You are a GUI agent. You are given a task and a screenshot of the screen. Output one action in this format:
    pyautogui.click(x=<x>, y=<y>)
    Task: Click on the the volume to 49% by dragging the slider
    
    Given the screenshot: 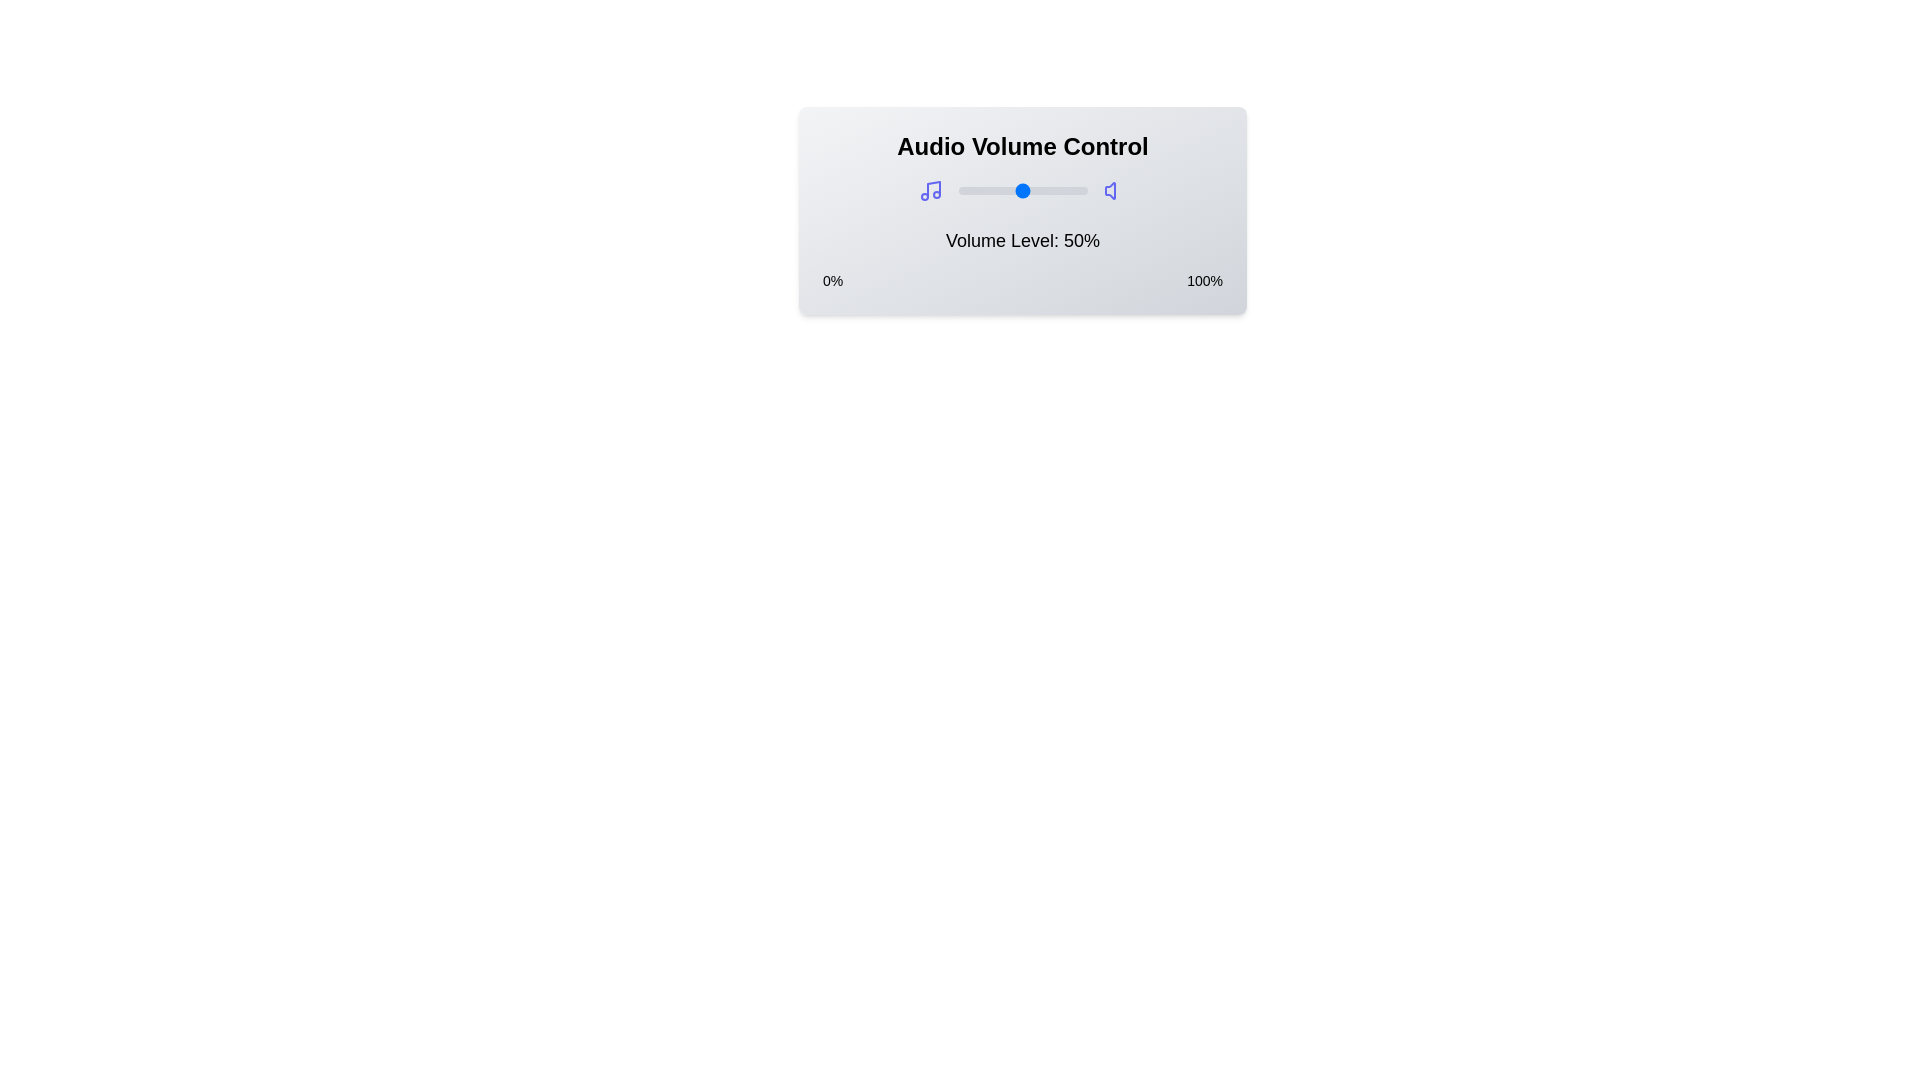 What is the action you would take?
    pyautogui.click(x=1021, y=191)
    